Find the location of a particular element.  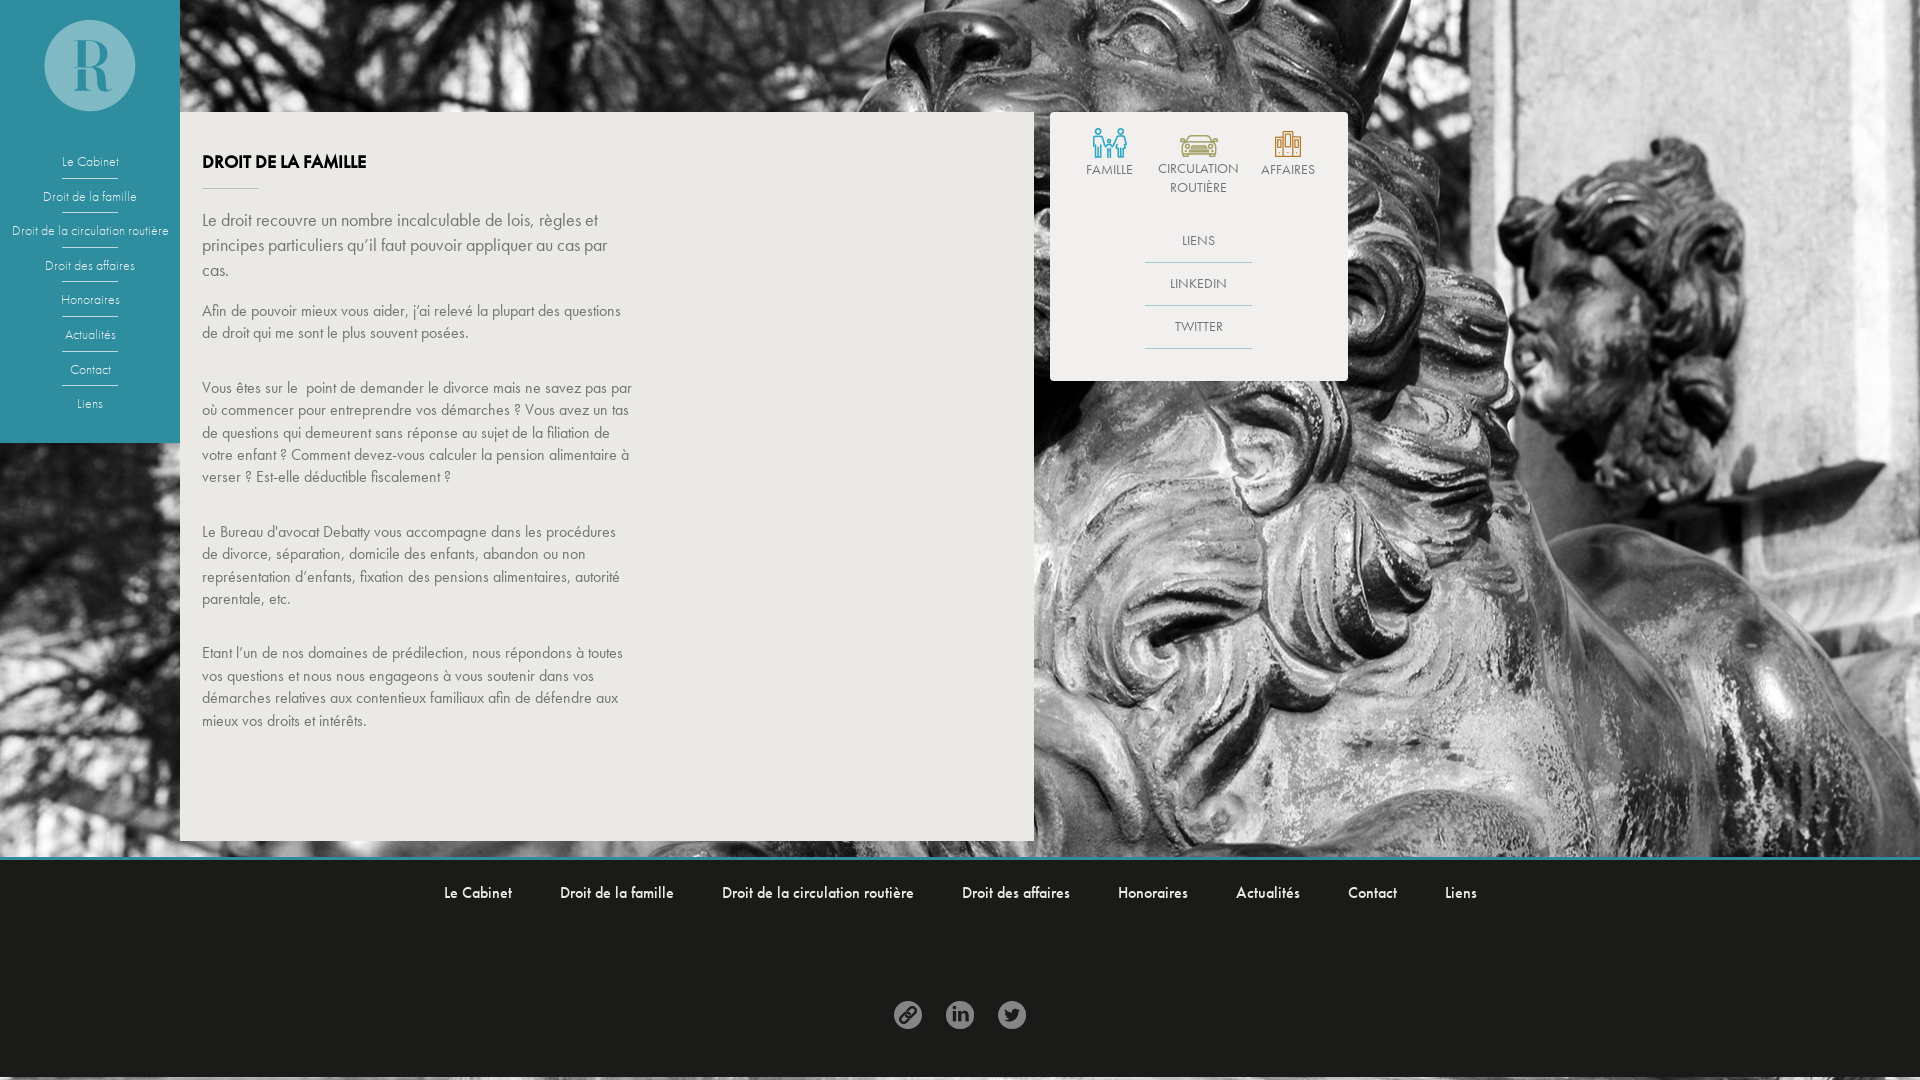

'LIENS' is located at coordinates (1198, 240).